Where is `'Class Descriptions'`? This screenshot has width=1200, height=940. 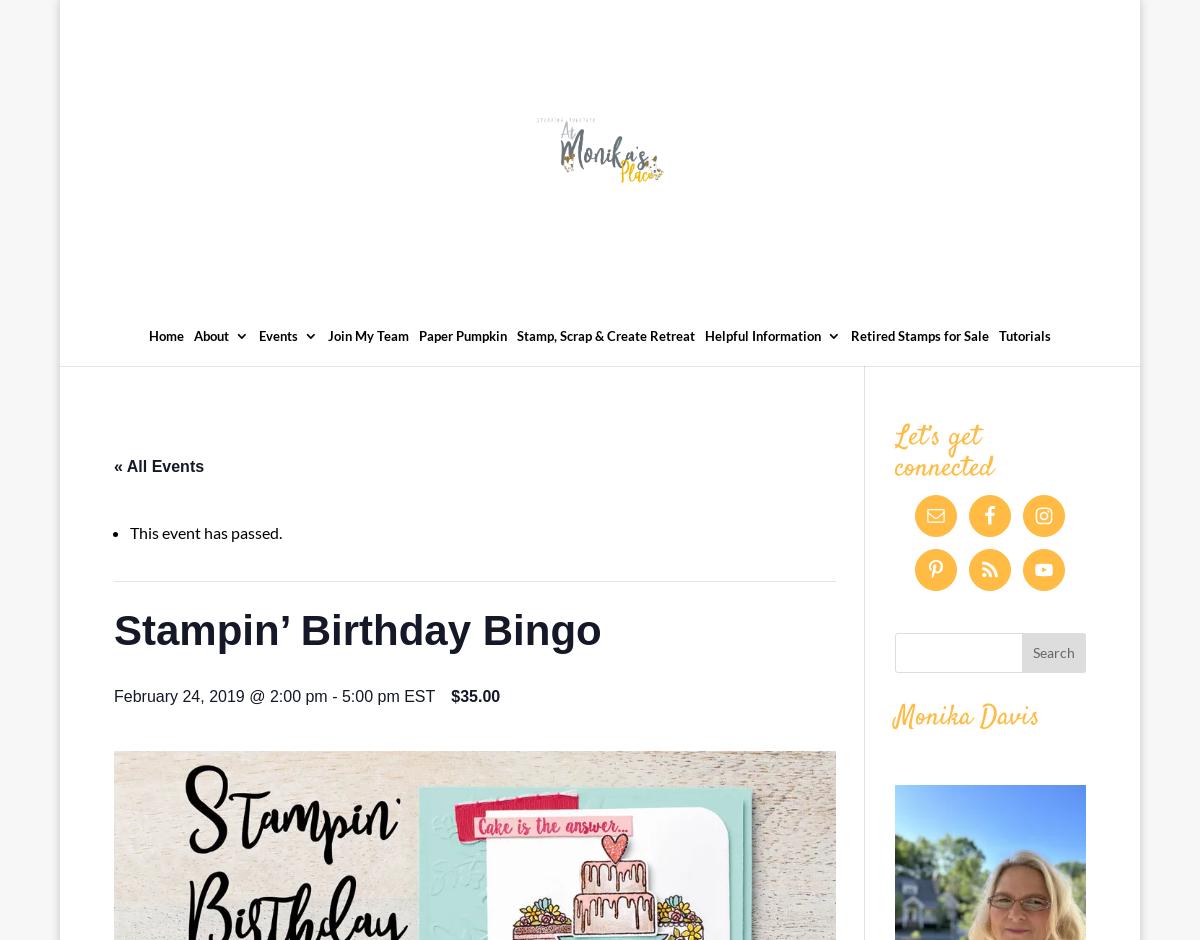 'Class Descriptions' is located at coordinates (353, 490).